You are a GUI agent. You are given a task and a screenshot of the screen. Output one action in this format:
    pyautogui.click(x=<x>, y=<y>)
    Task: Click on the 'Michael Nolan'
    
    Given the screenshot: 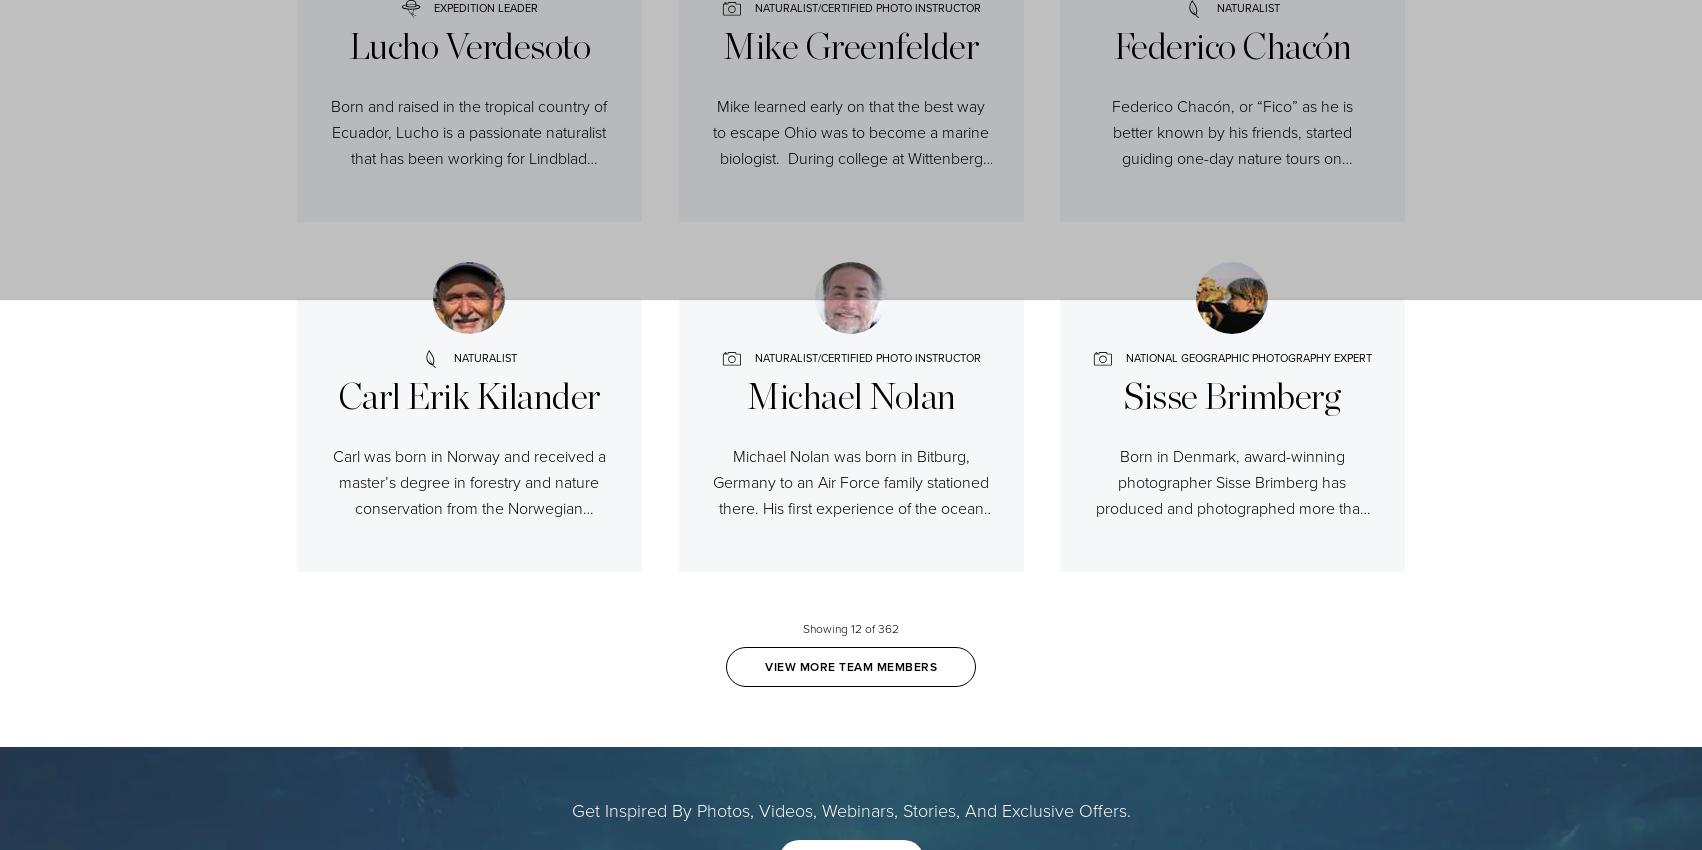 What is the action you would take?
    pyautogui.click(x=849, y=393)
    